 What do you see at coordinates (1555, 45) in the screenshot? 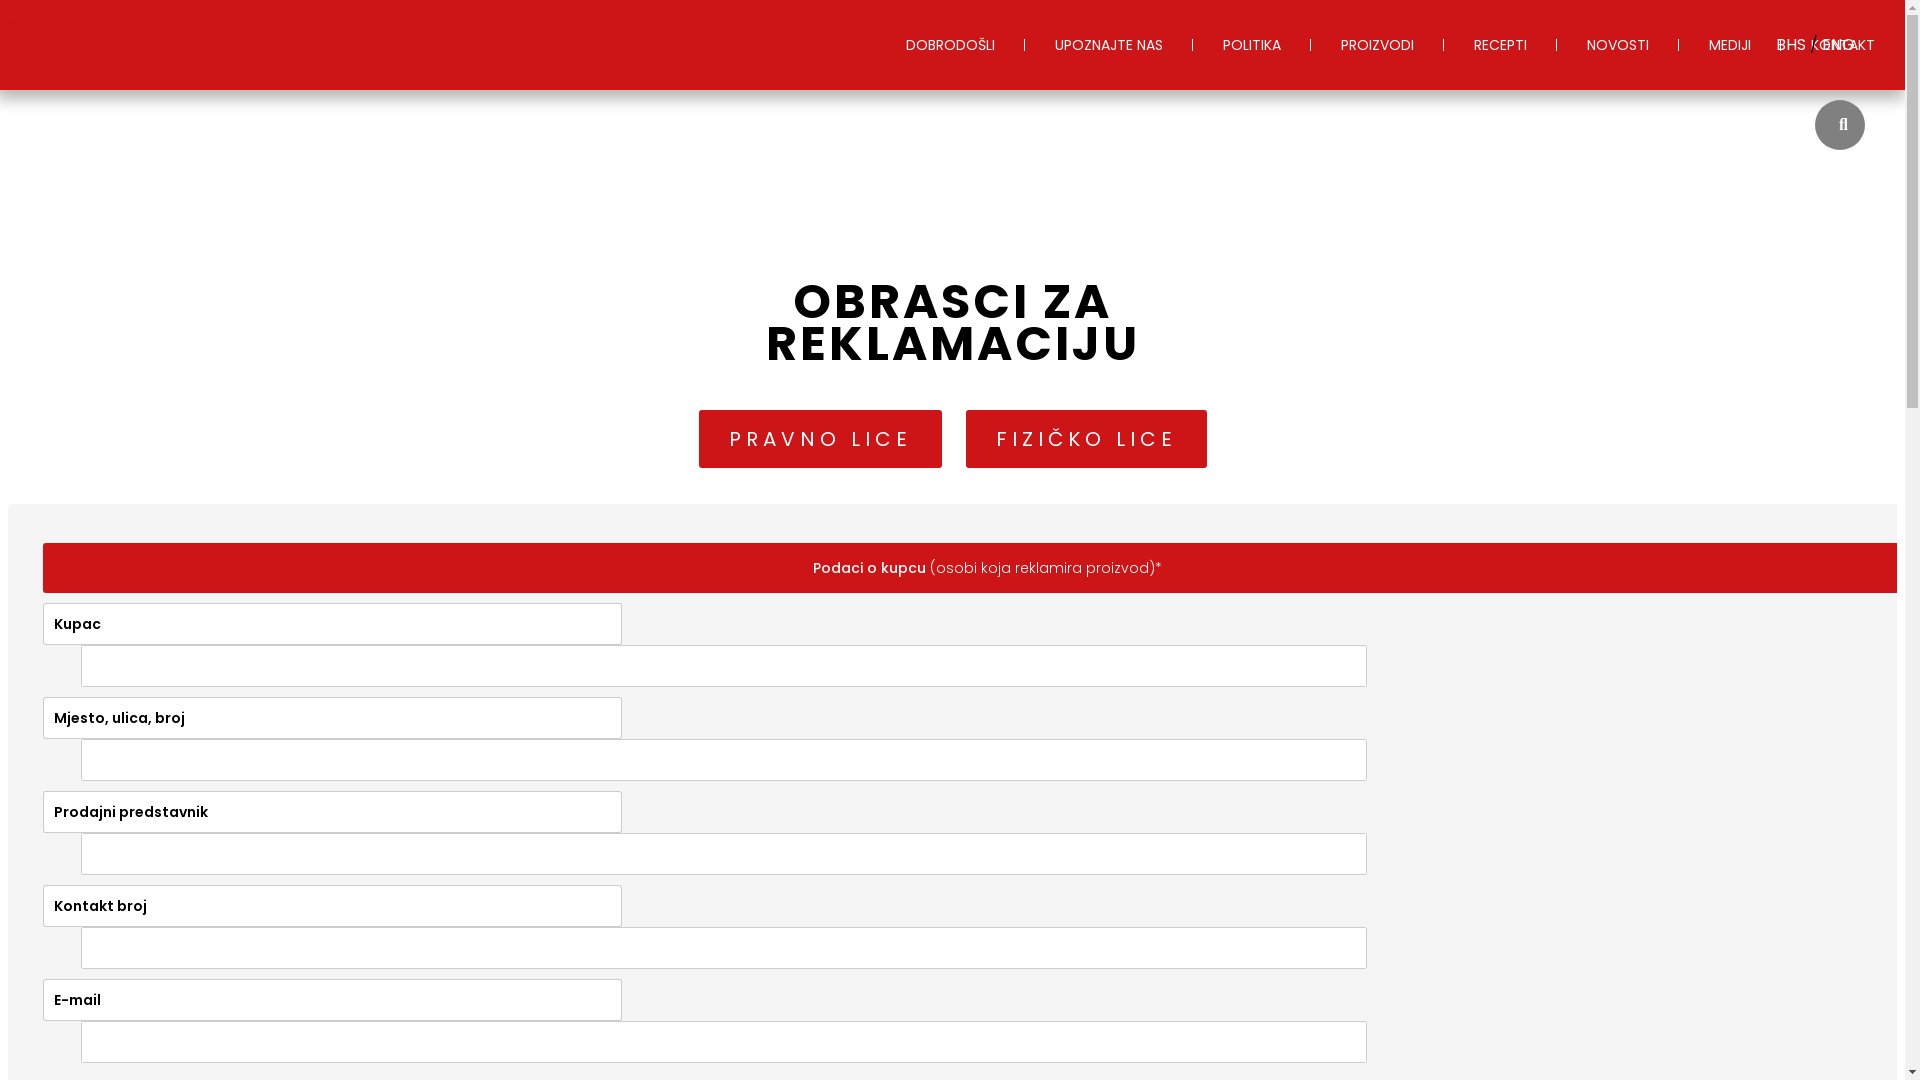
I see `'NOVOSTI'` at bounding box center [1555, 45].